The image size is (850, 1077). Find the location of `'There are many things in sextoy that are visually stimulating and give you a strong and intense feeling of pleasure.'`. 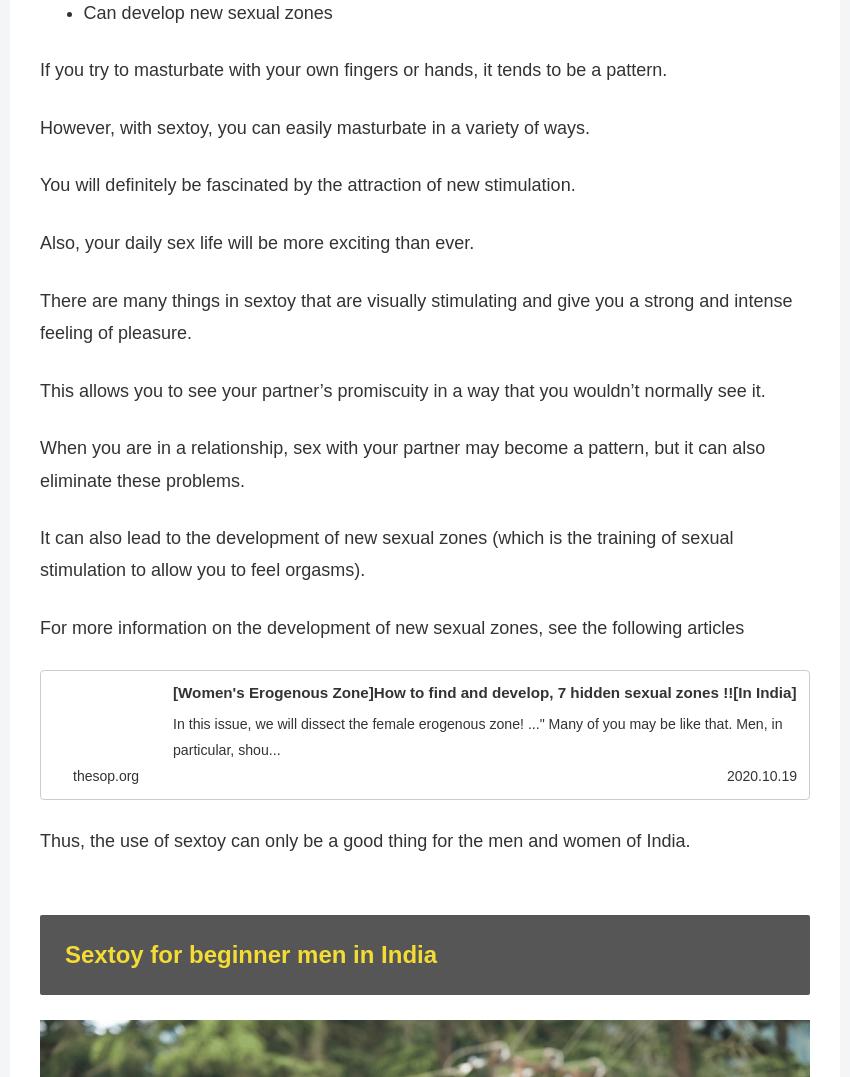

'There are many things in sextoy that are visually stimulating and give you a strong and intense feeling of pleasure.' is located at coordinates (415, 315).